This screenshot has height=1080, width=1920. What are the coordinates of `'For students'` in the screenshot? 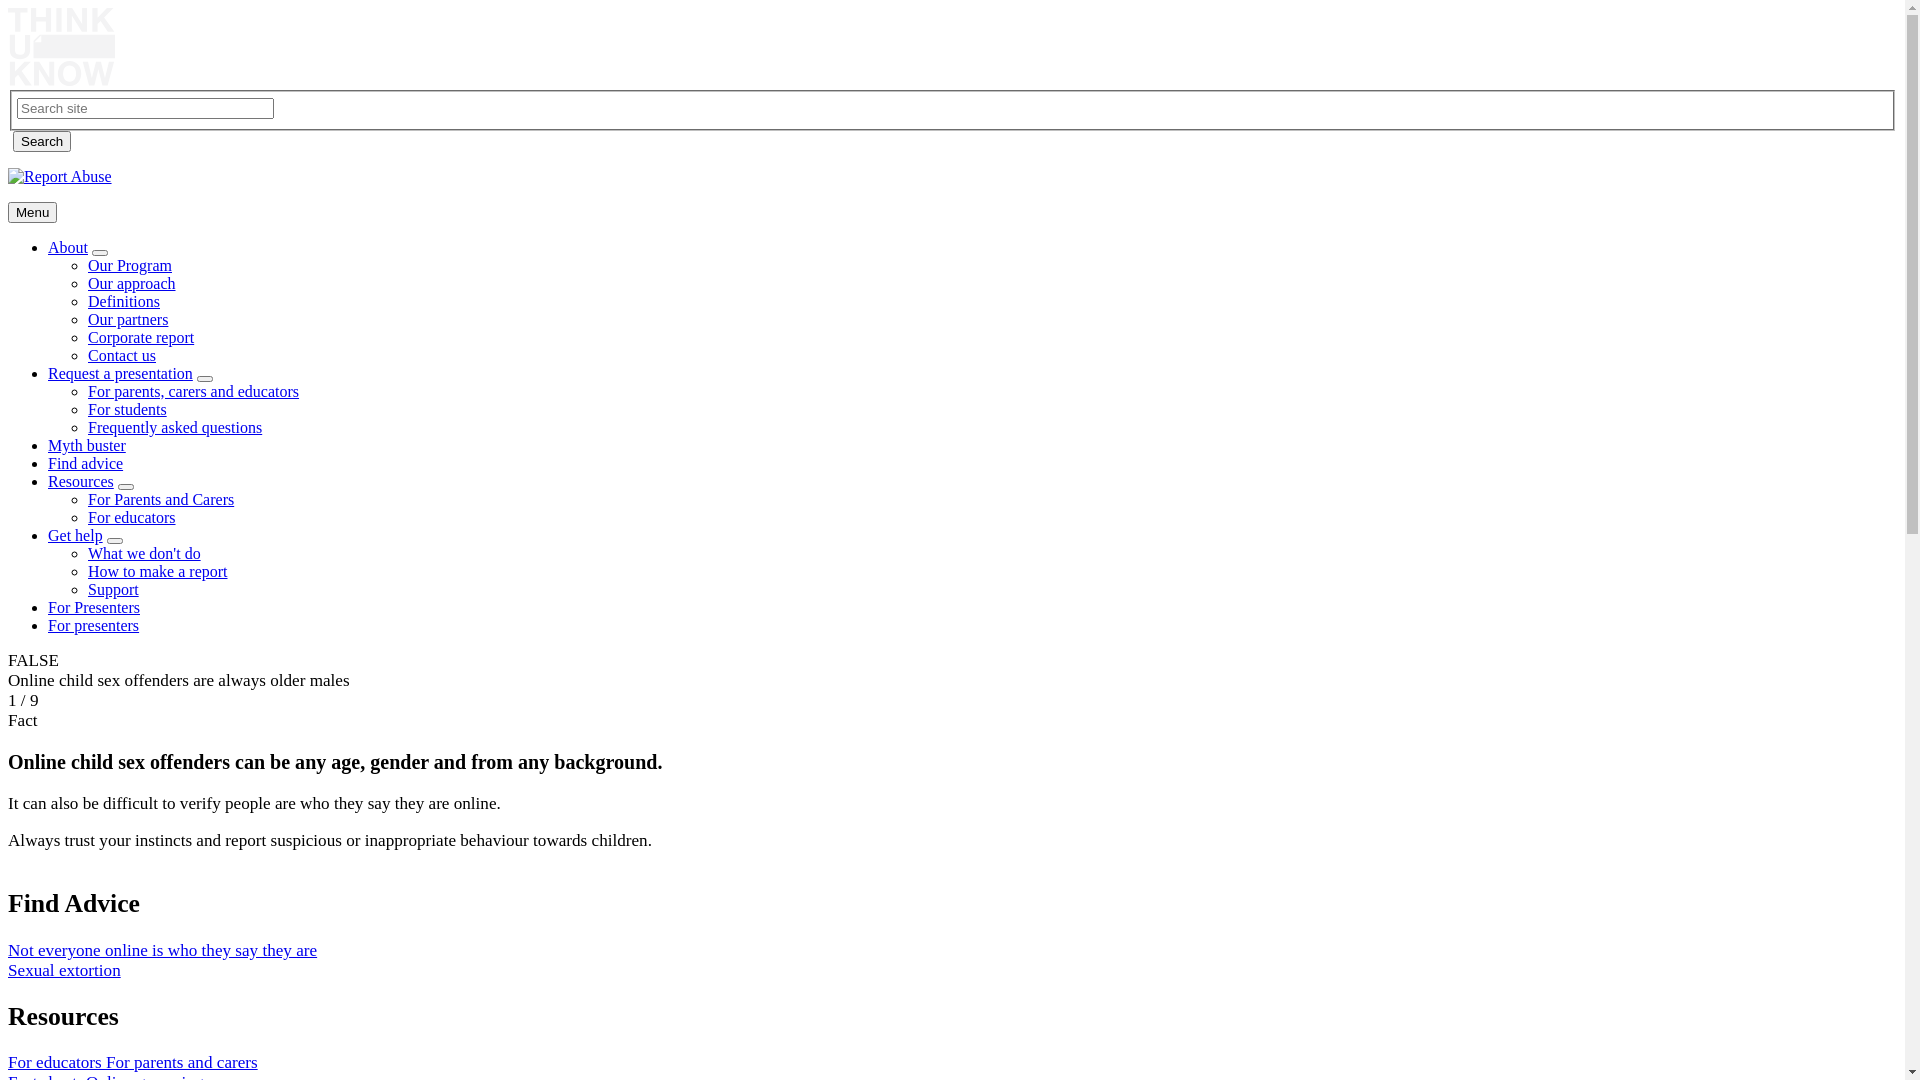 It's located at (126, 408).